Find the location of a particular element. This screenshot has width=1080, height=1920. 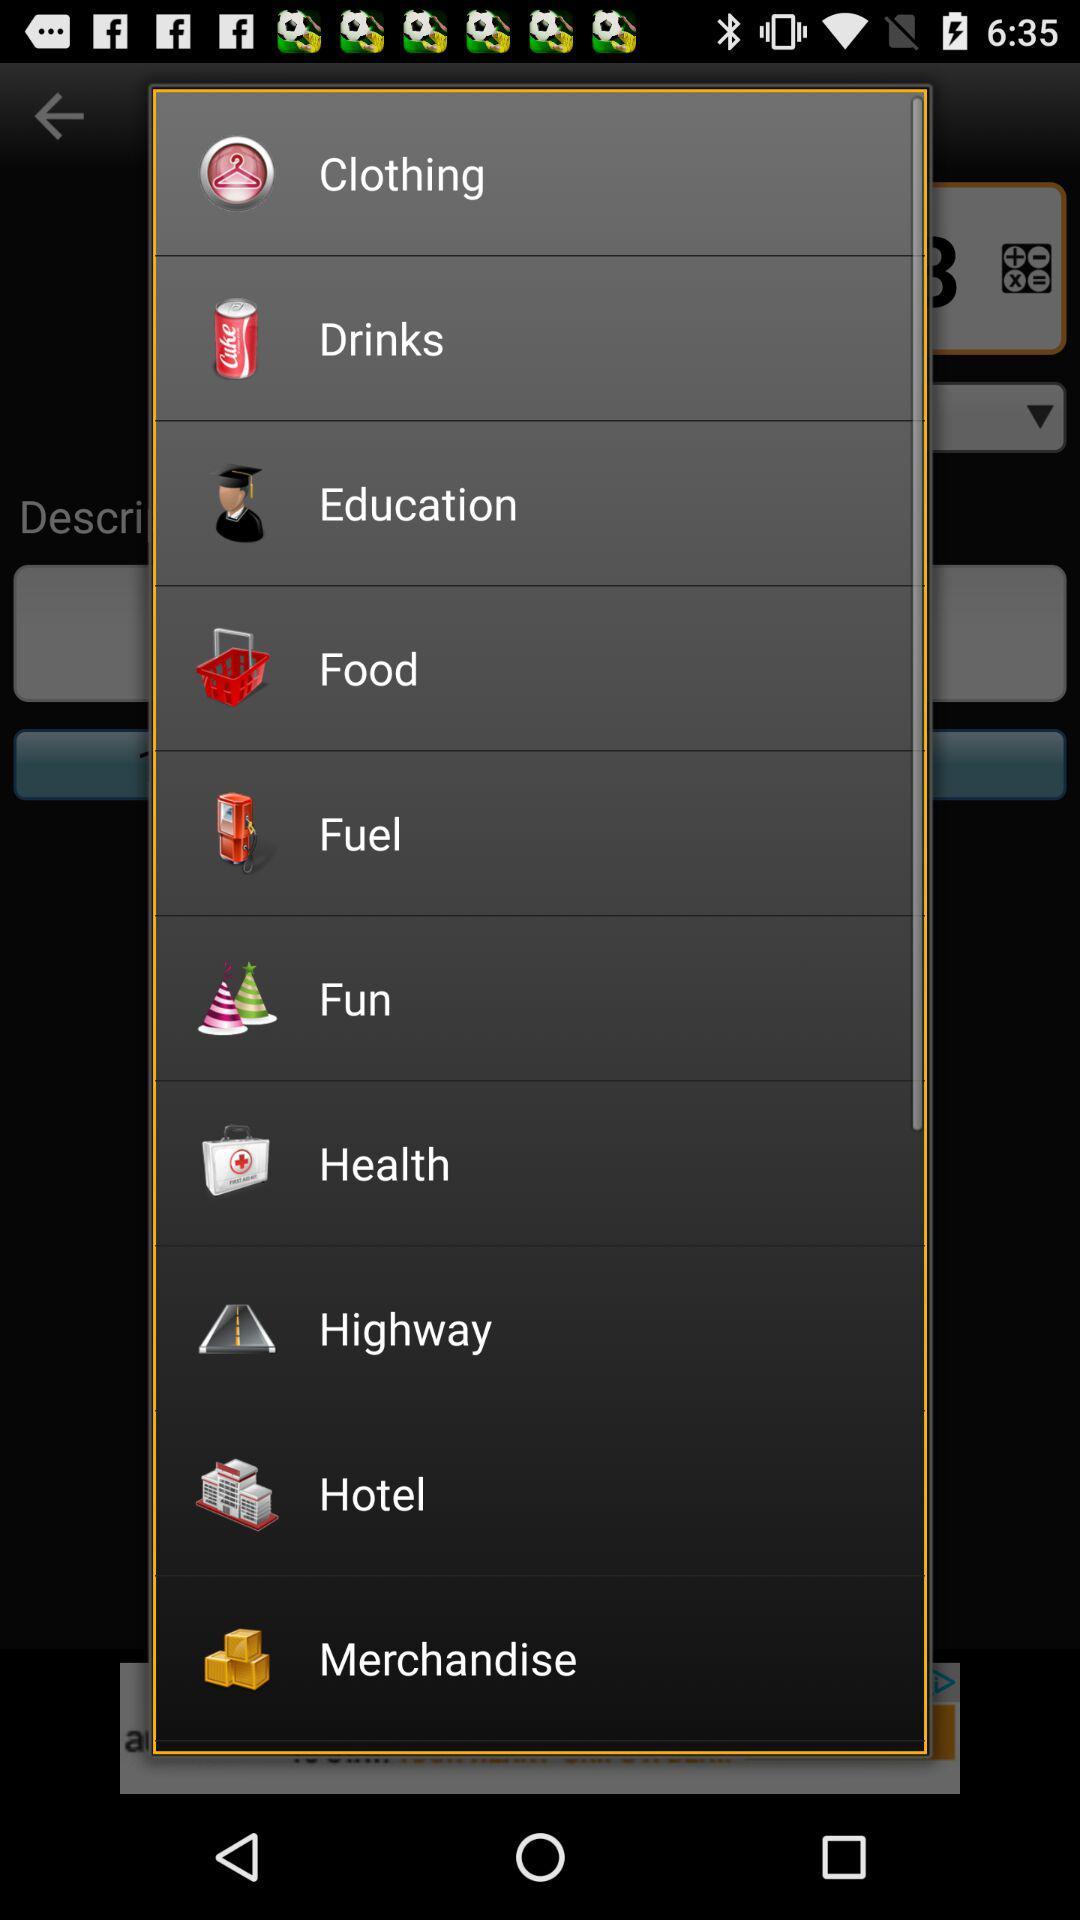

the food icon is located at coordinates (607, 667).